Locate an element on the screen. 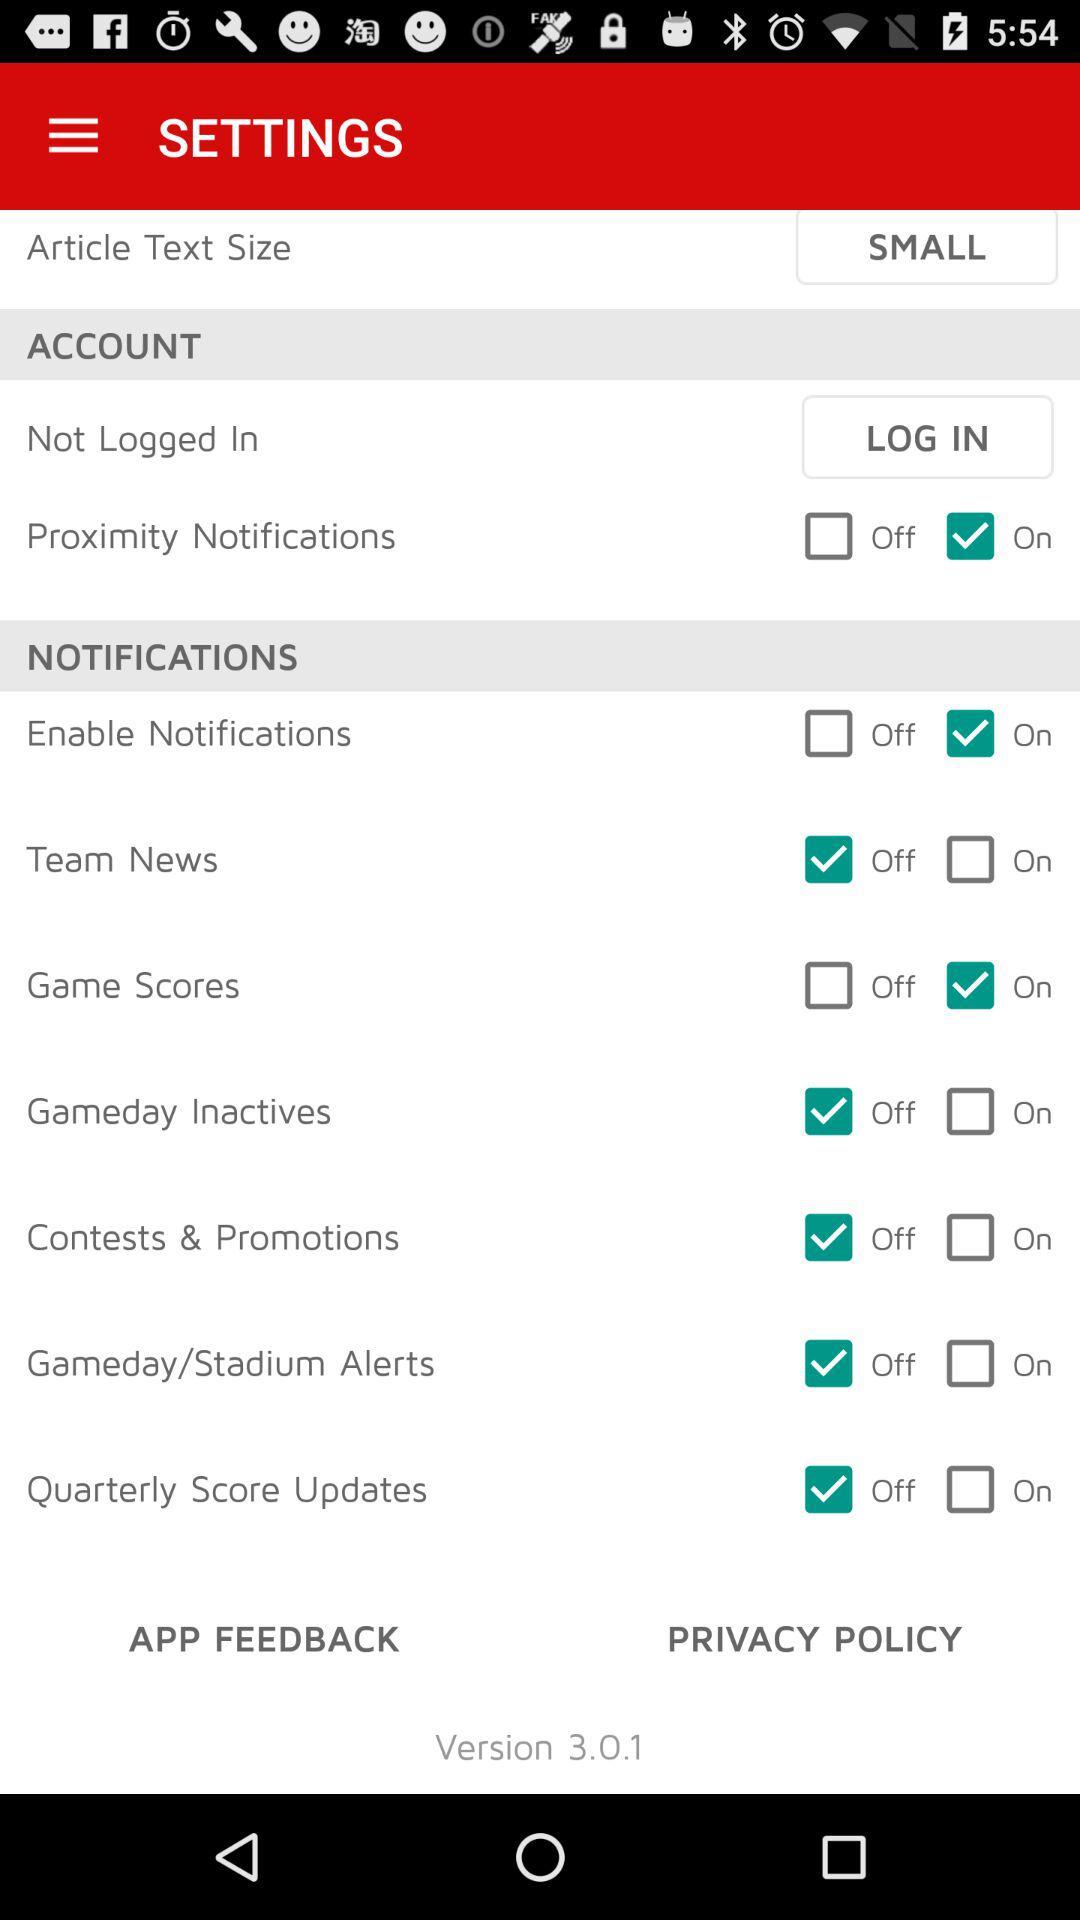 Image resolution: width=1080 pixels, height=1920 pixels. the icon below app feedback icon is located at coordinates (538, 1744).